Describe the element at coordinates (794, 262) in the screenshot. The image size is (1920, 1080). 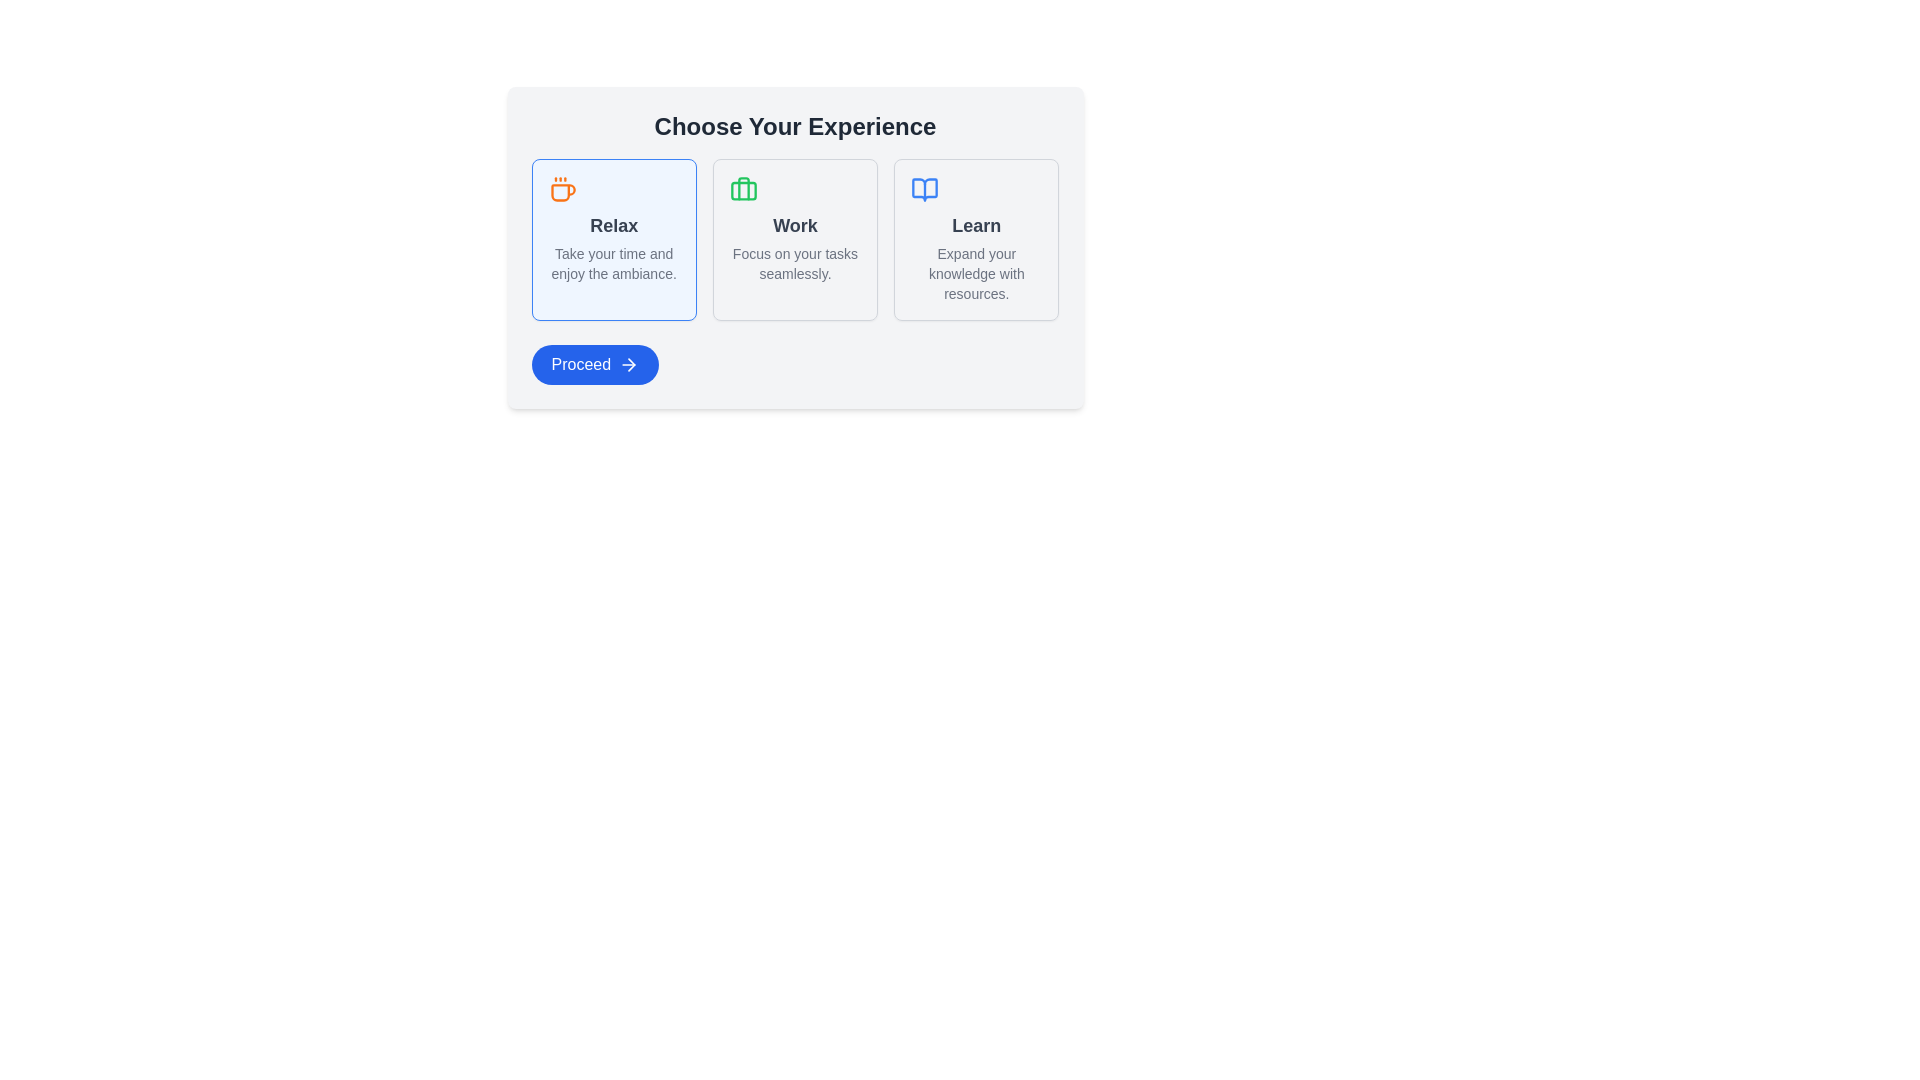
I see `the Text element that provides a description of the 'Work' option, located just below the title 'Work' within the card labeled 'Work'` at that location.